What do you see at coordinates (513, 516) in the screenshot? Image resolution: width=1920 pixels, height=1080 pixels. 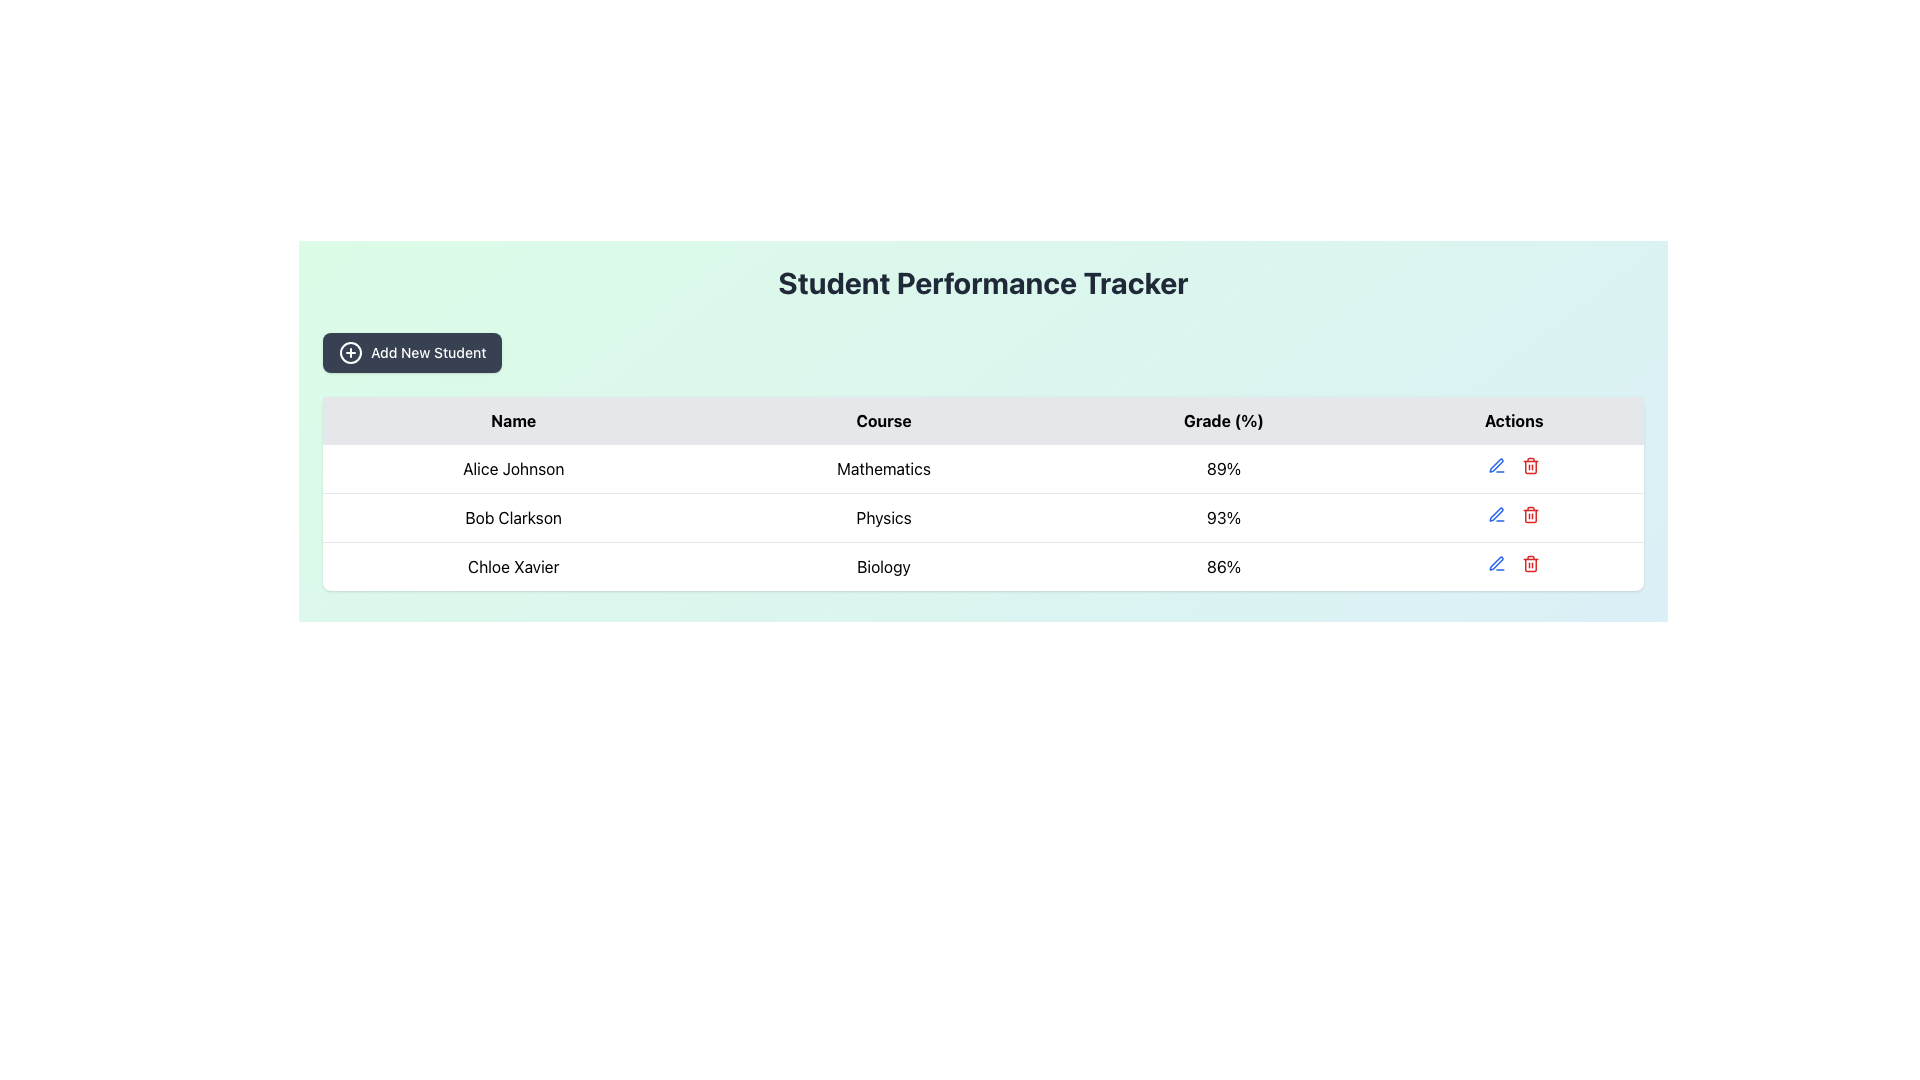 I see `the text label displaying 'Bob Clarkson' in the second row of the 'Name' column within the table` at bounding box center [513, 516].